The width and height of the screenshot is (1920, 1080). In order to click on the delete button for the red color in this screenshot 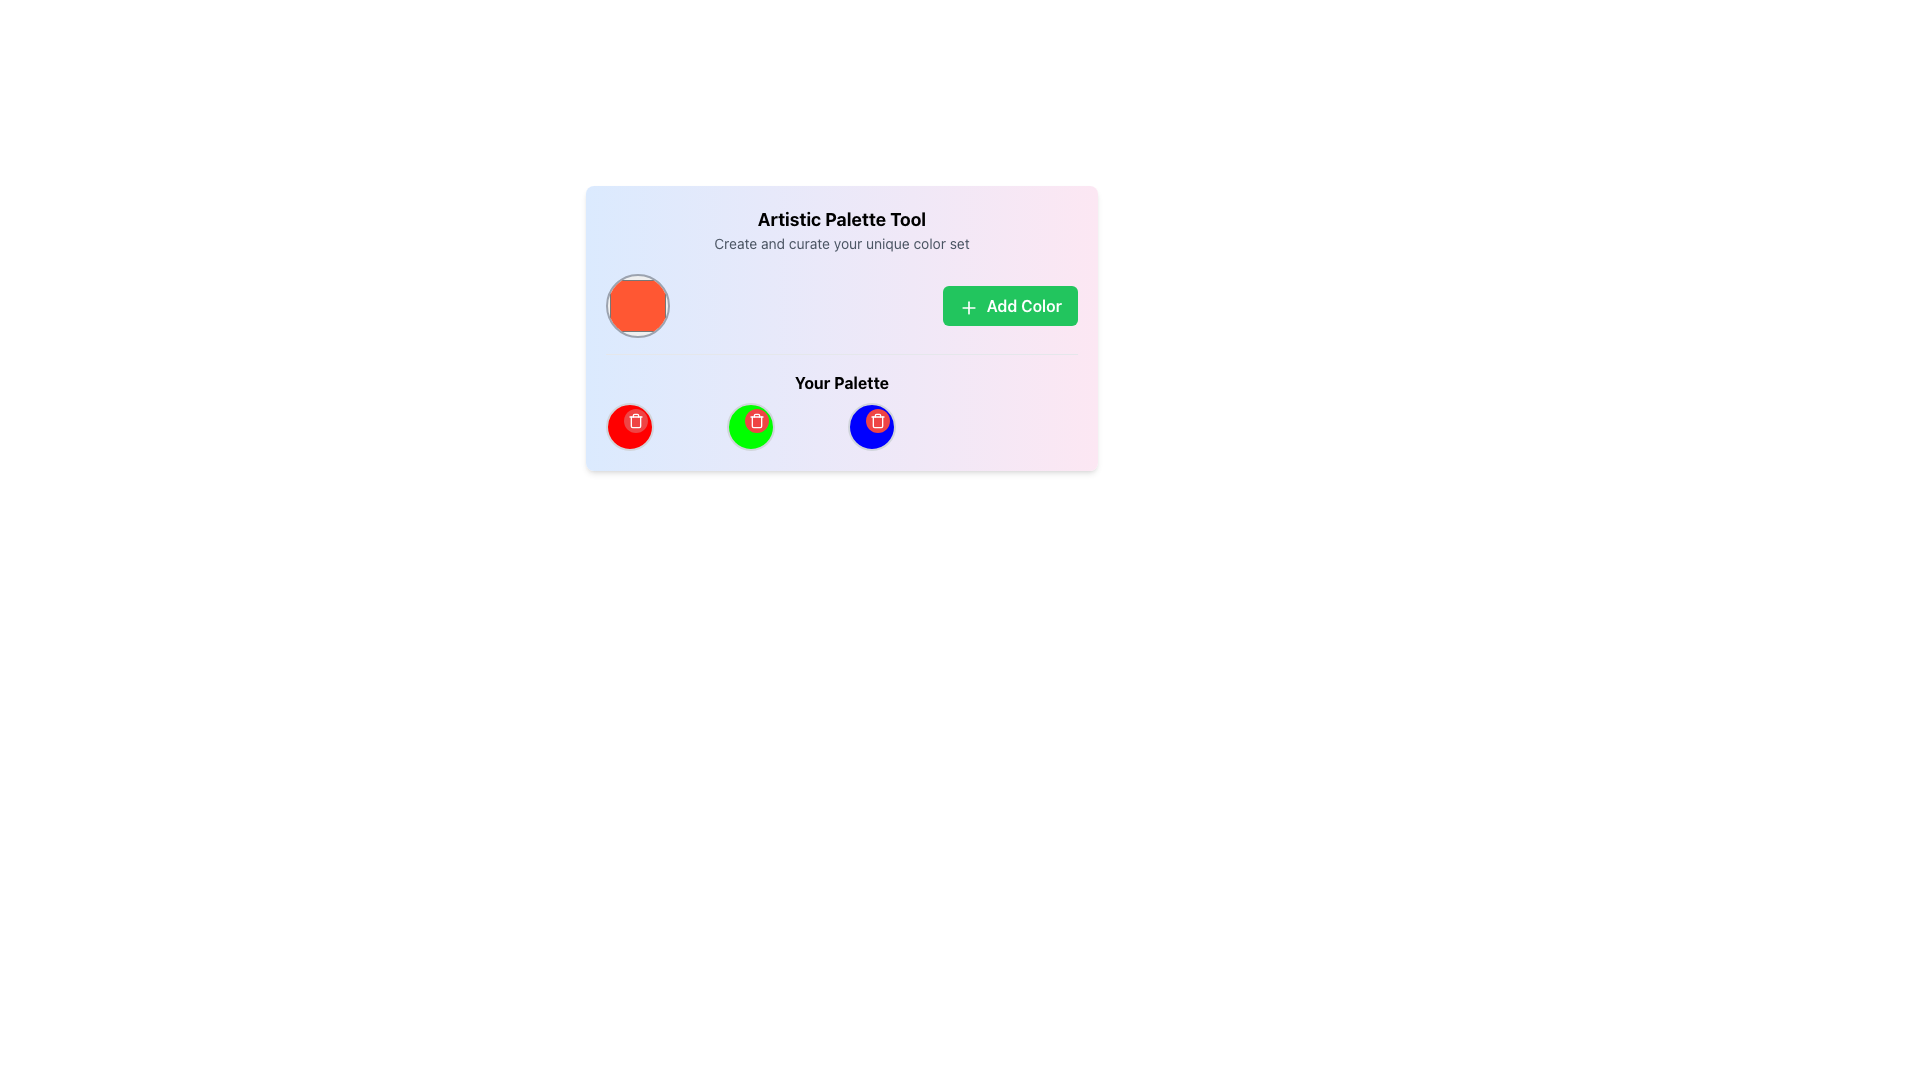, I will do `click(634, 419)`.